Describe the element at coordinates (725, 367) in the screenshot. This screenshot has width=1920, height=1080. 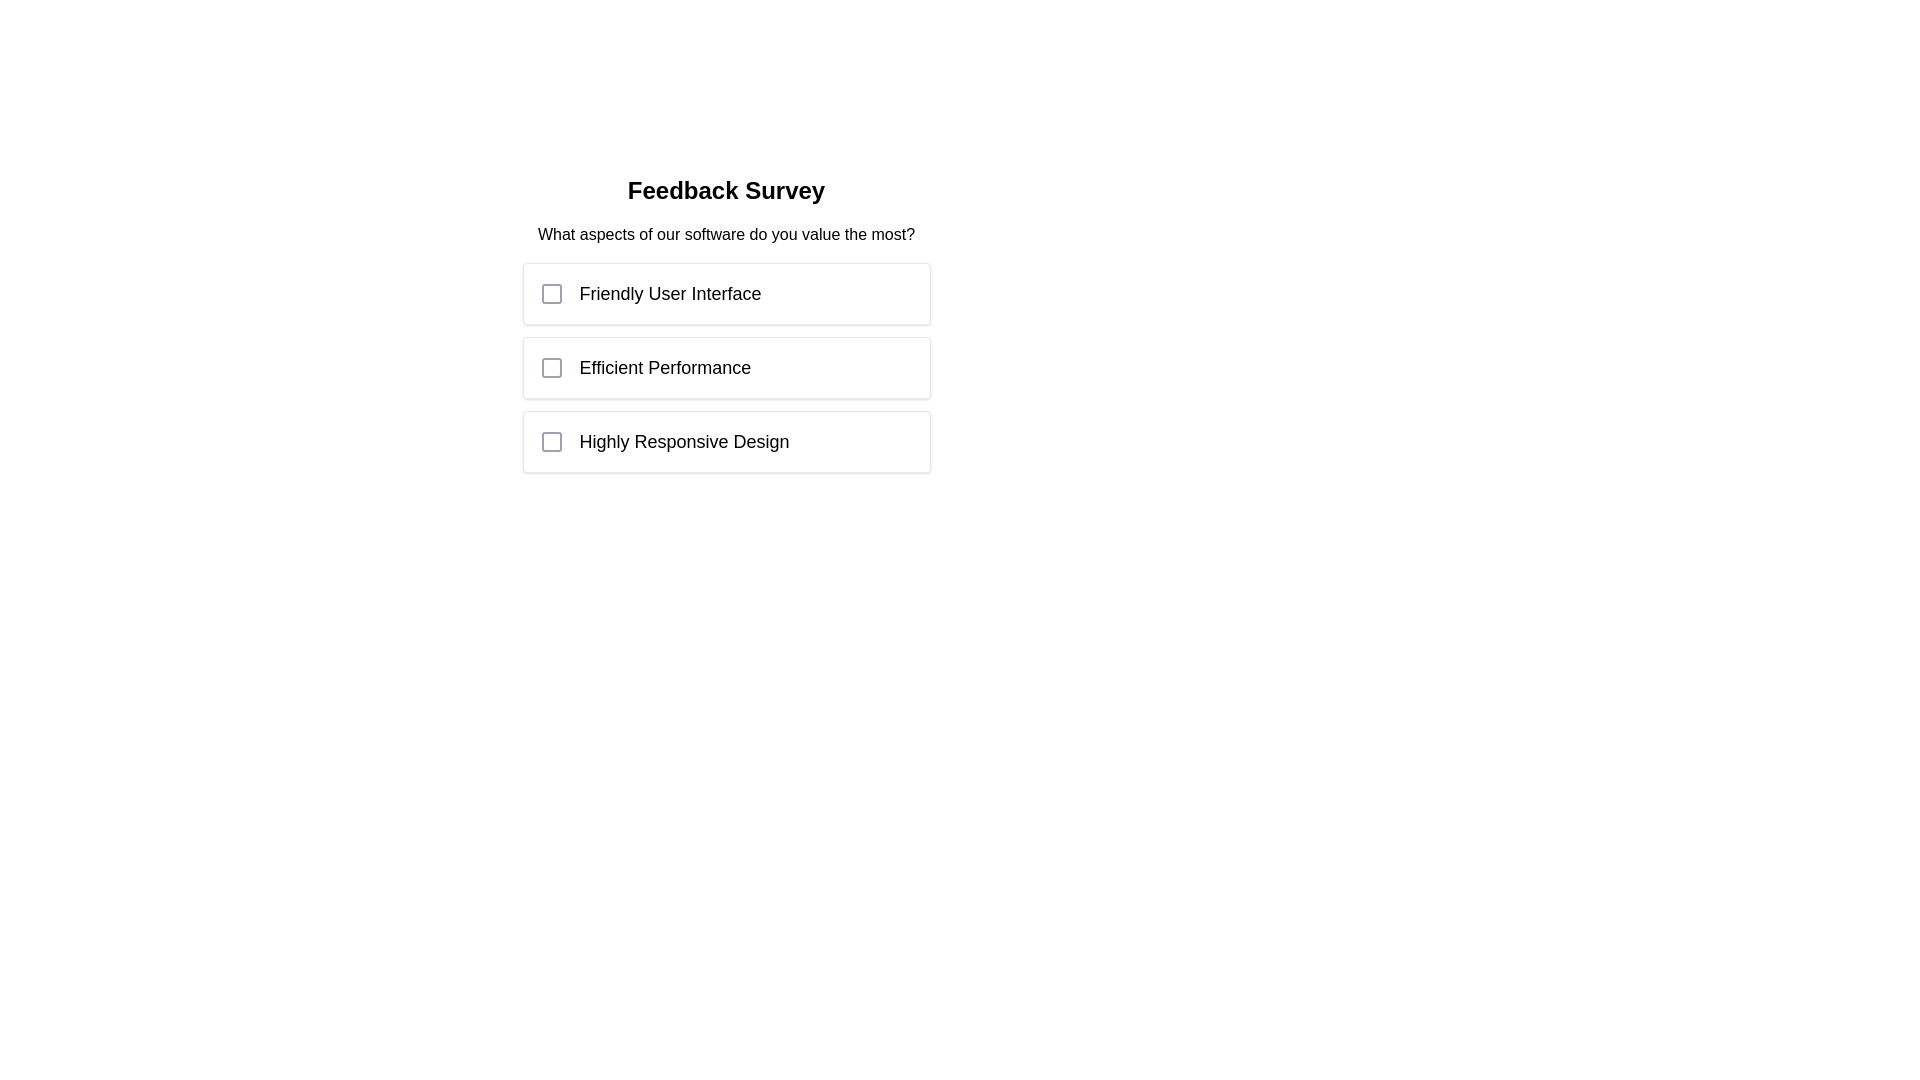
I see `associated text of the checkbox option located in the middle of a vertically arranged list, positioned below 'Friendly User Interface' and above 'Highly Responsive Design'` at that location.